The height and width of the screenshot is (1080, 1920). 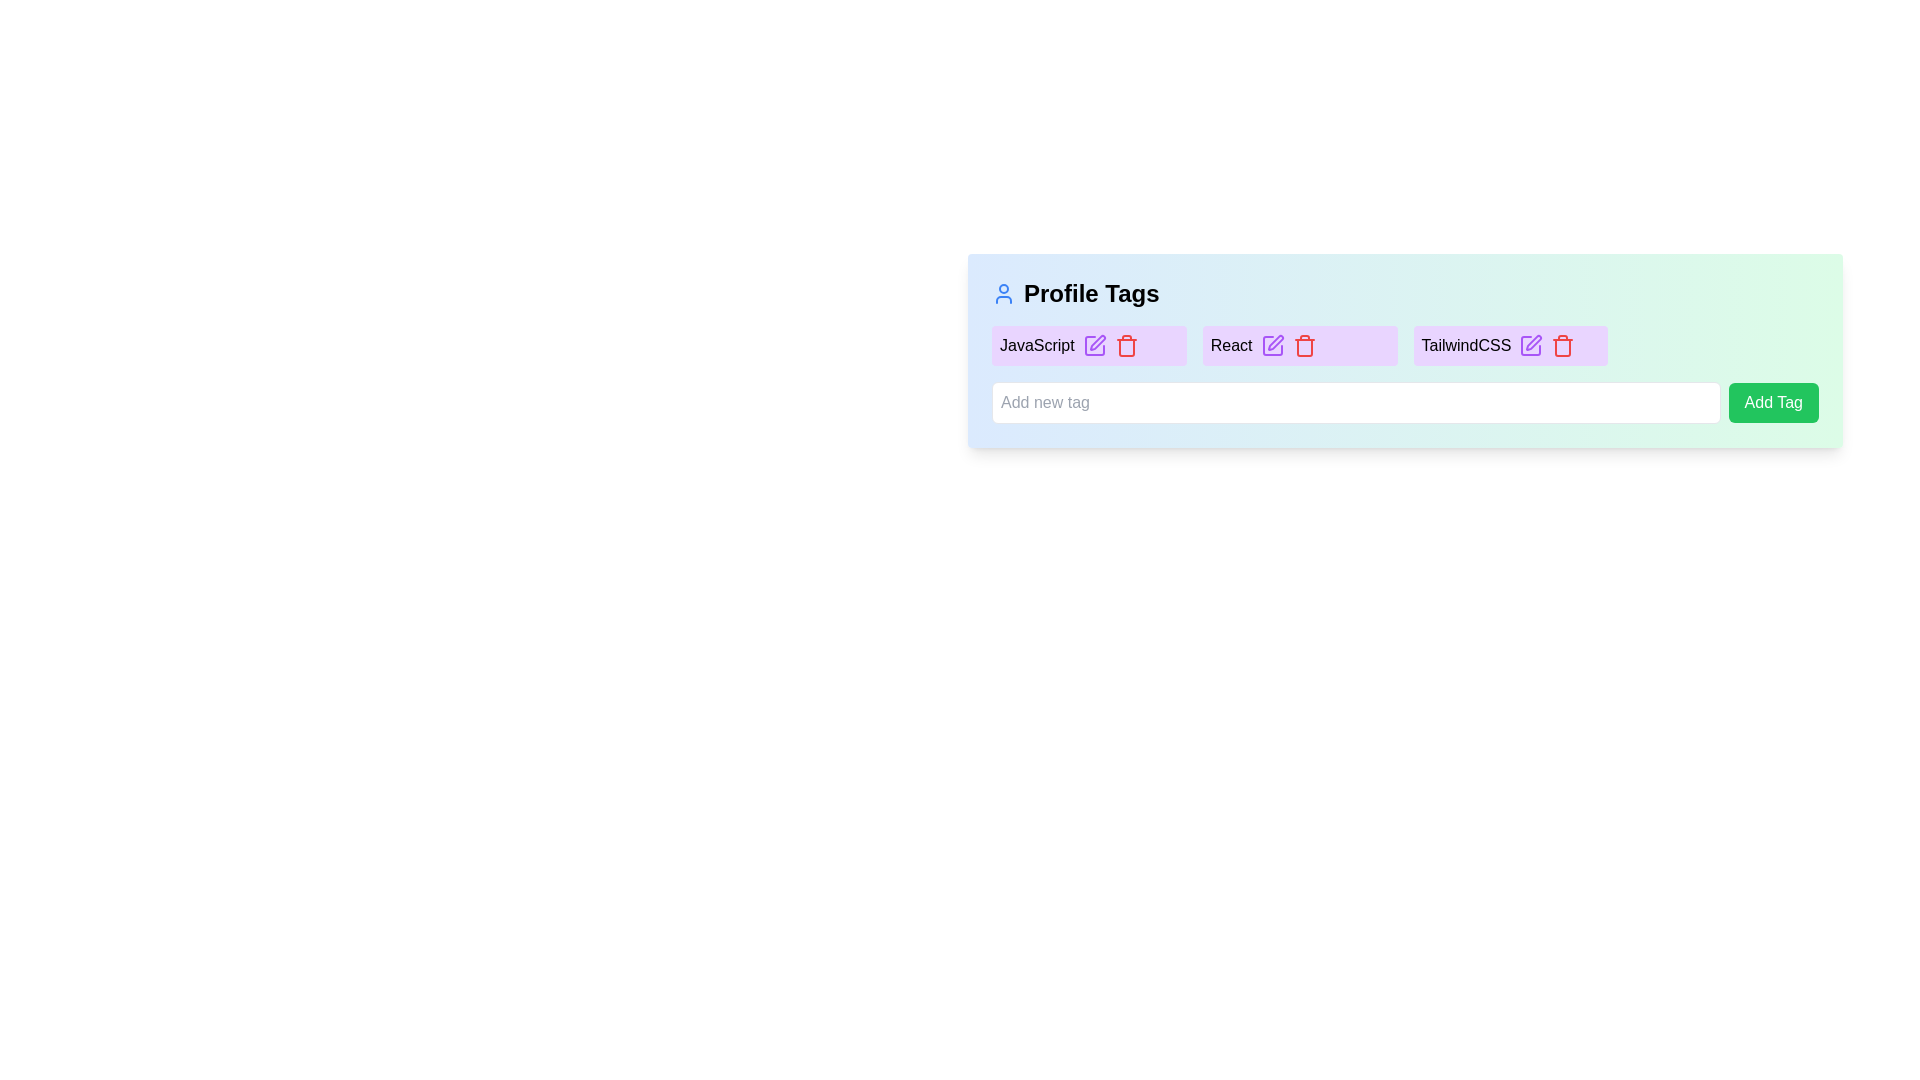 I want to click on the 'TailwindCSS' tag component in the 'Profile Tags' section, so click(x=1510, y=345).